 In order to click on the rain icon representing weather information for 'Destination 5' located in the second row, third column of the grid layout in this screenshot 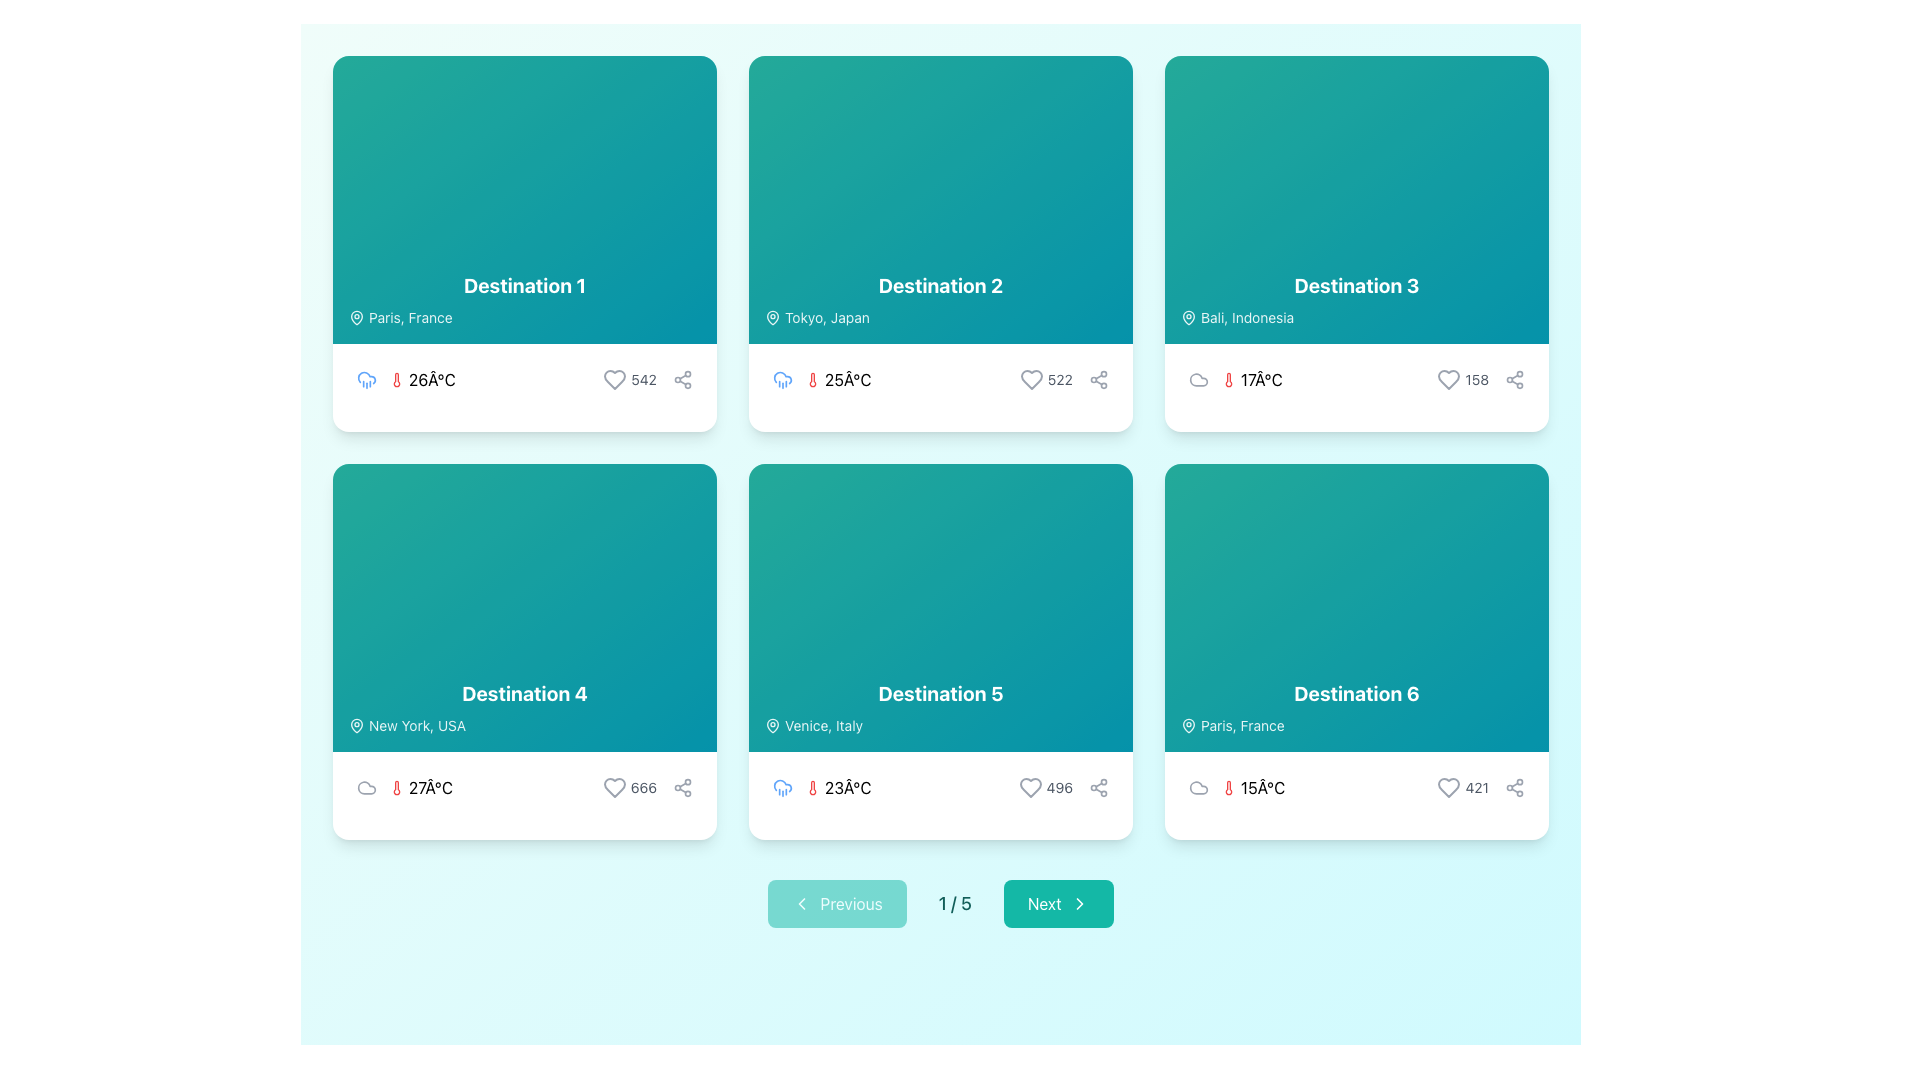, I will do `click(781, 786)`.